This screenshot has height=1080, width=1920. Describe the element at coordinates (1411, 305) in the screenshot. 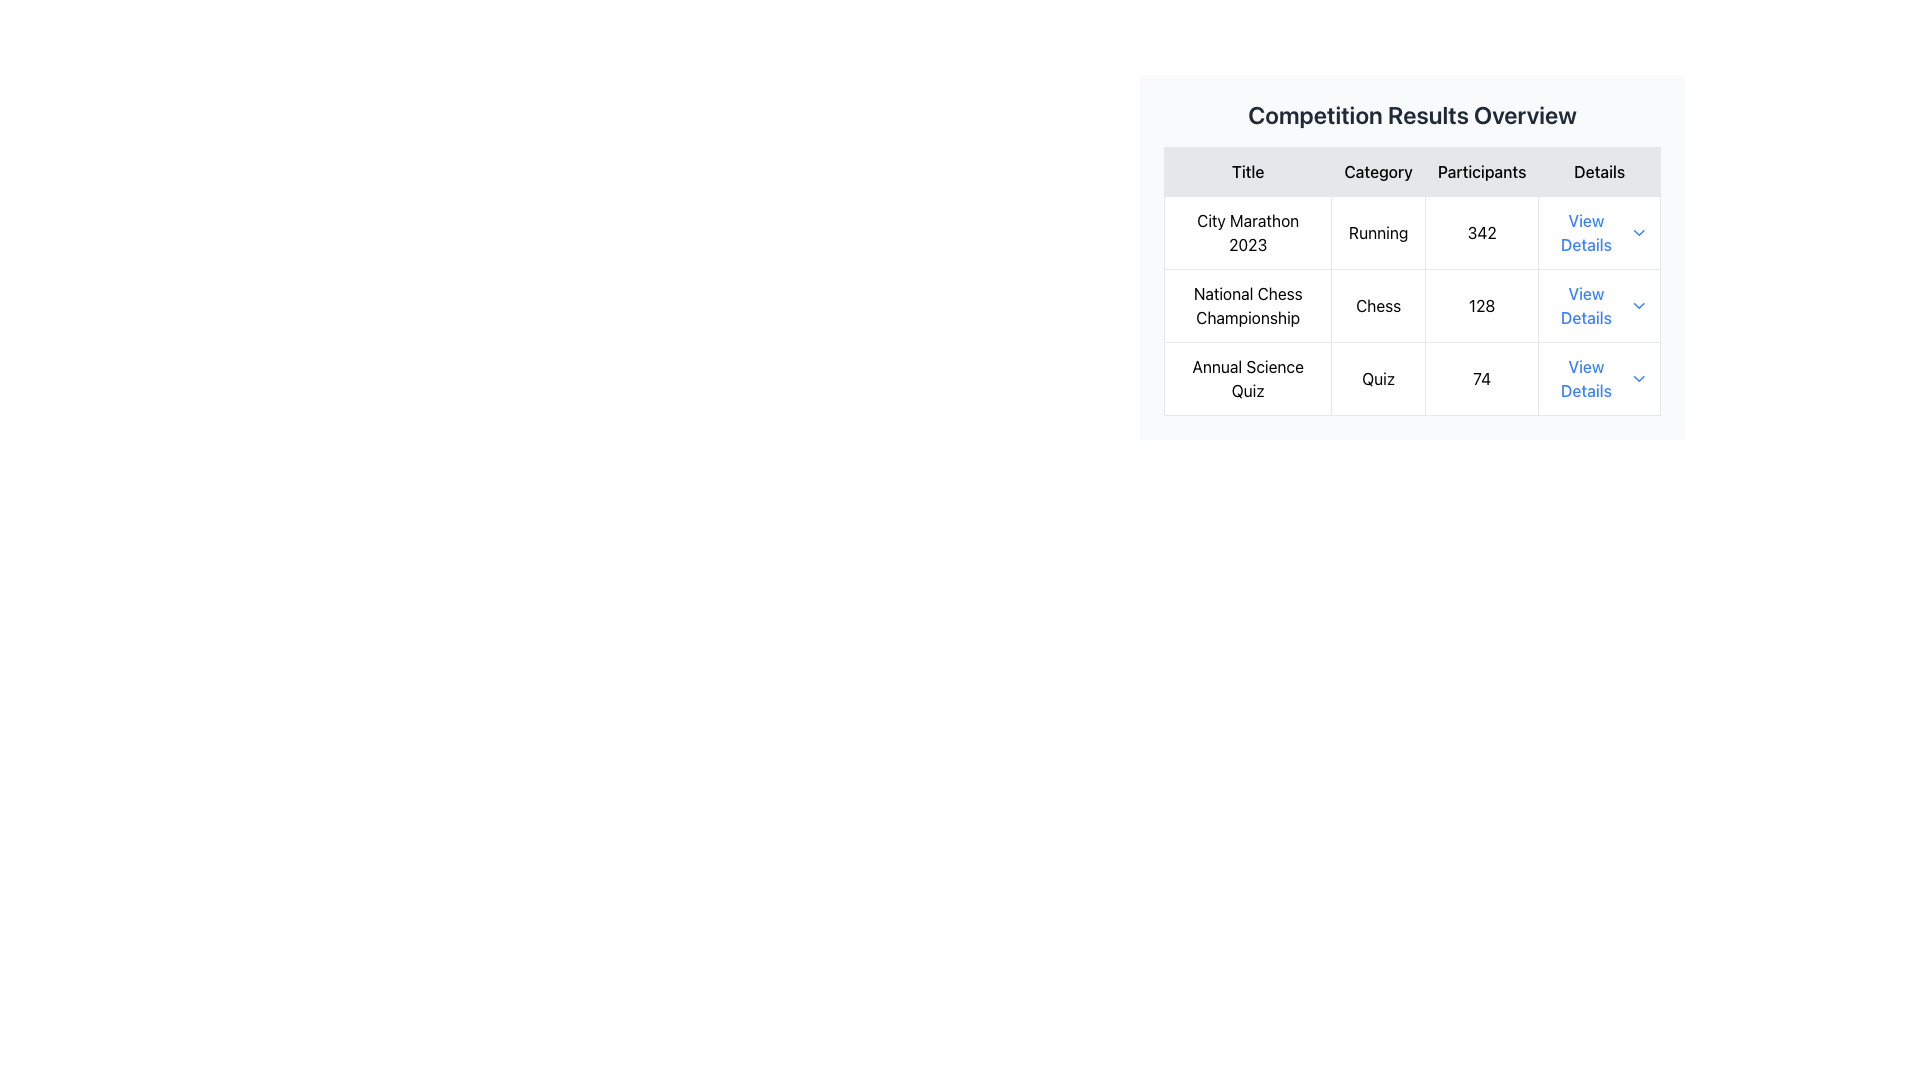

I see `the second row of the table that presents detailed information about a specific event, including title, category, participants, and details` at that location.